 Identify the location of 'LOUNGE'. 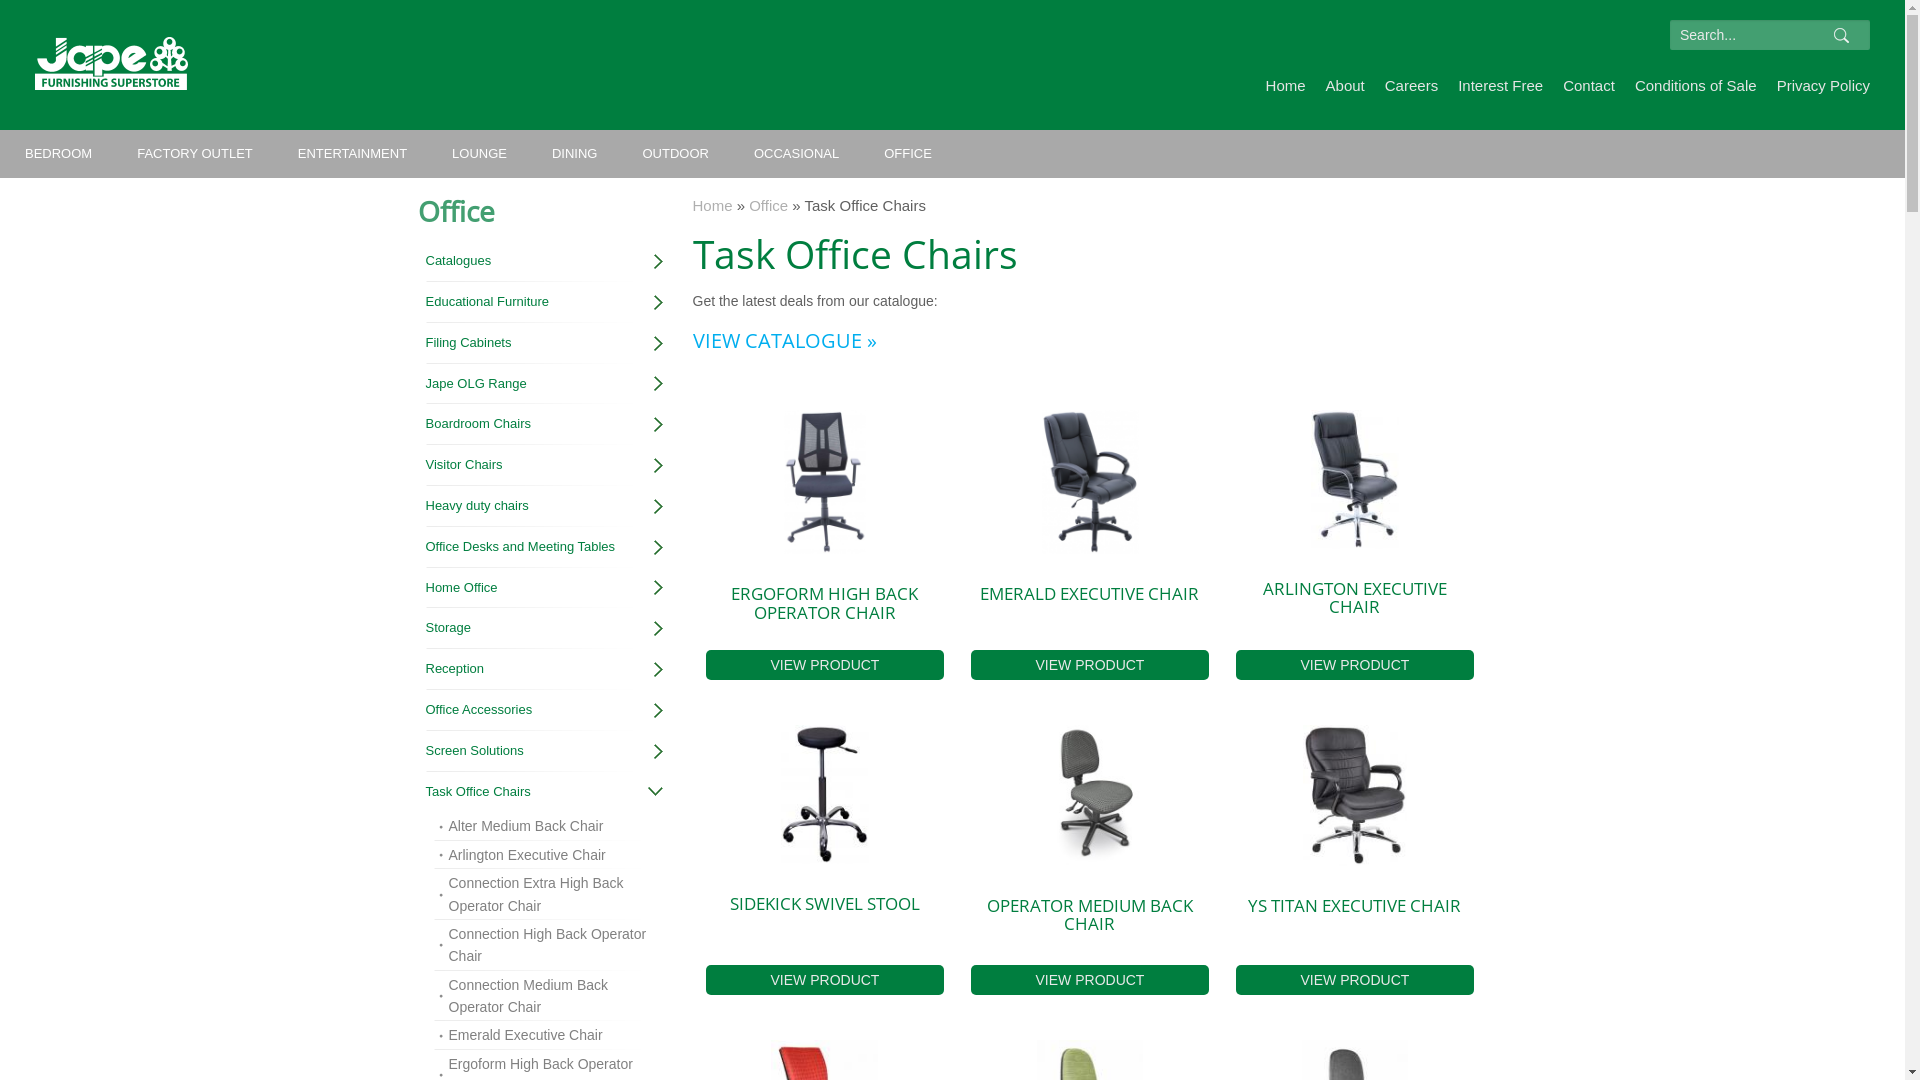
(478, 152).